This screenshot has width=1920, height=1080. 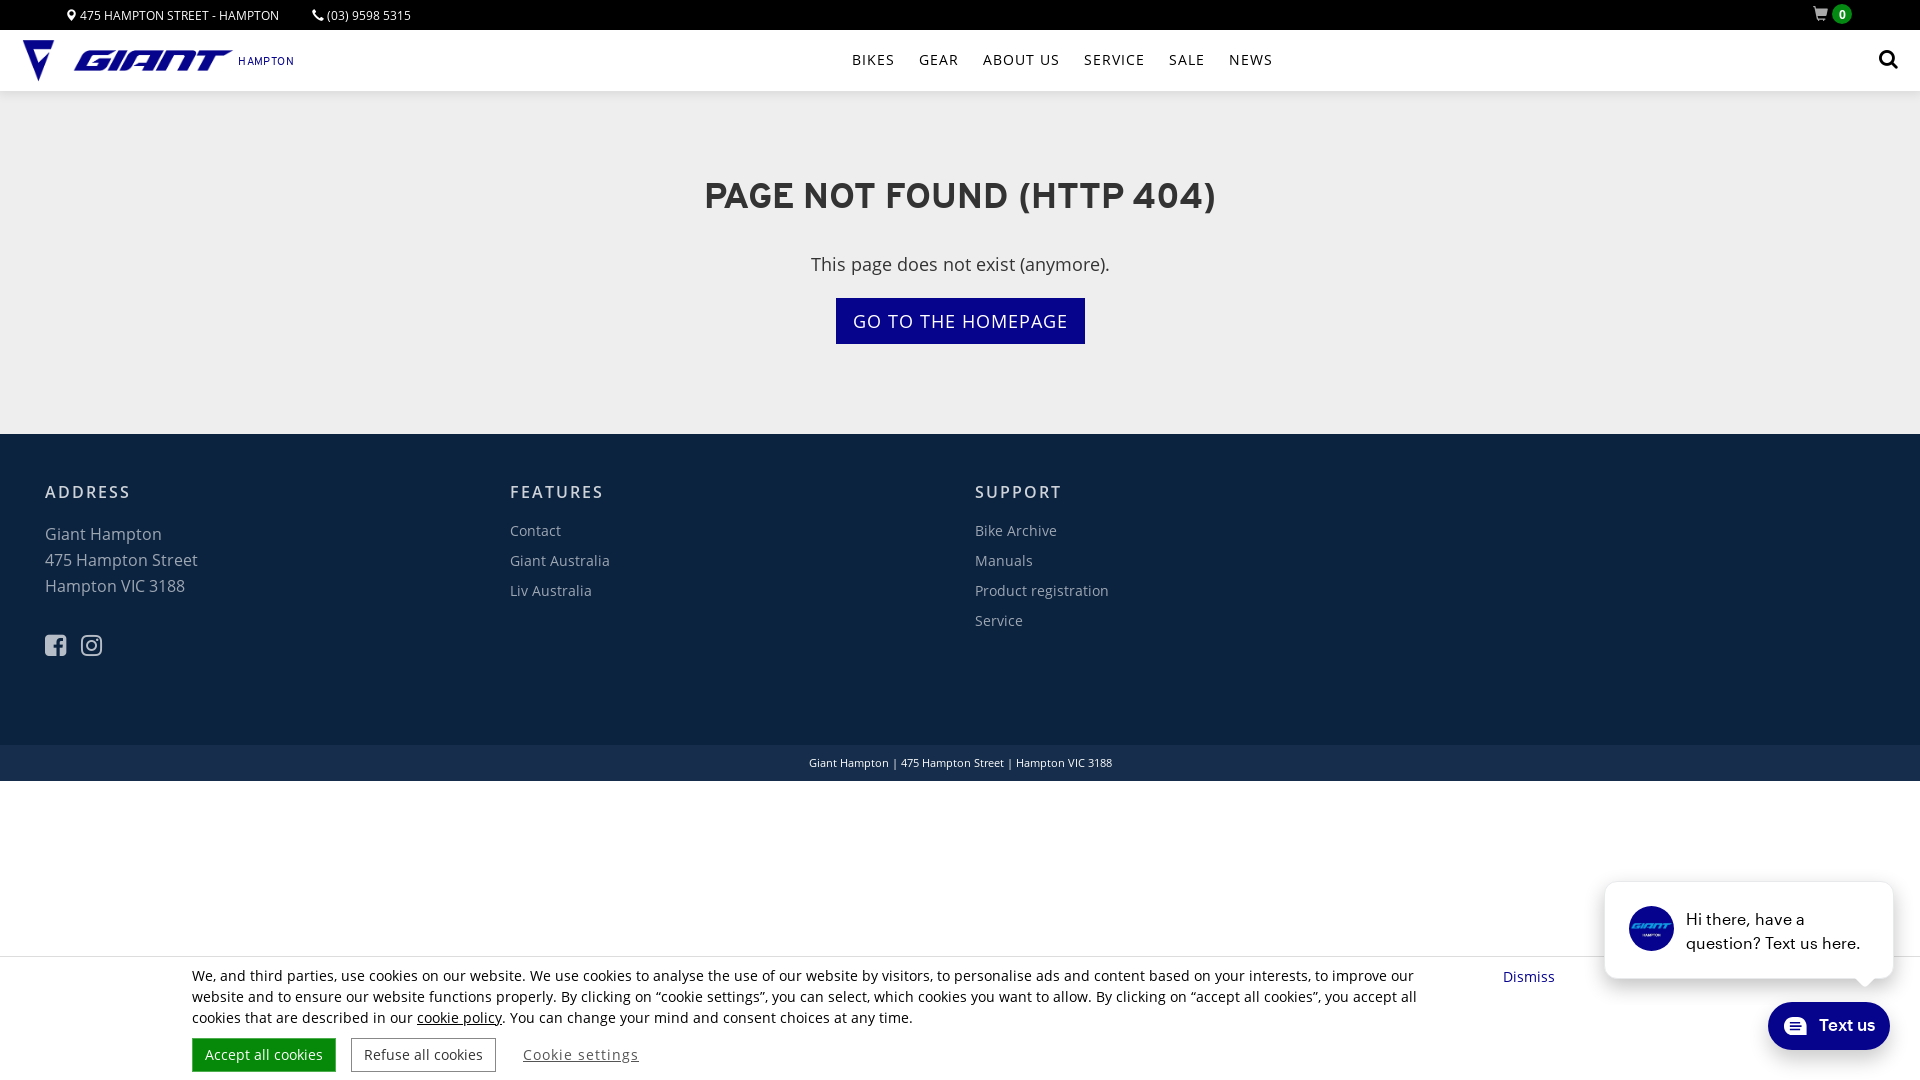 What do you see at coordinates (1836, 14) in the screenshot?
I see `'0'` at bounding box center [1836, 14].